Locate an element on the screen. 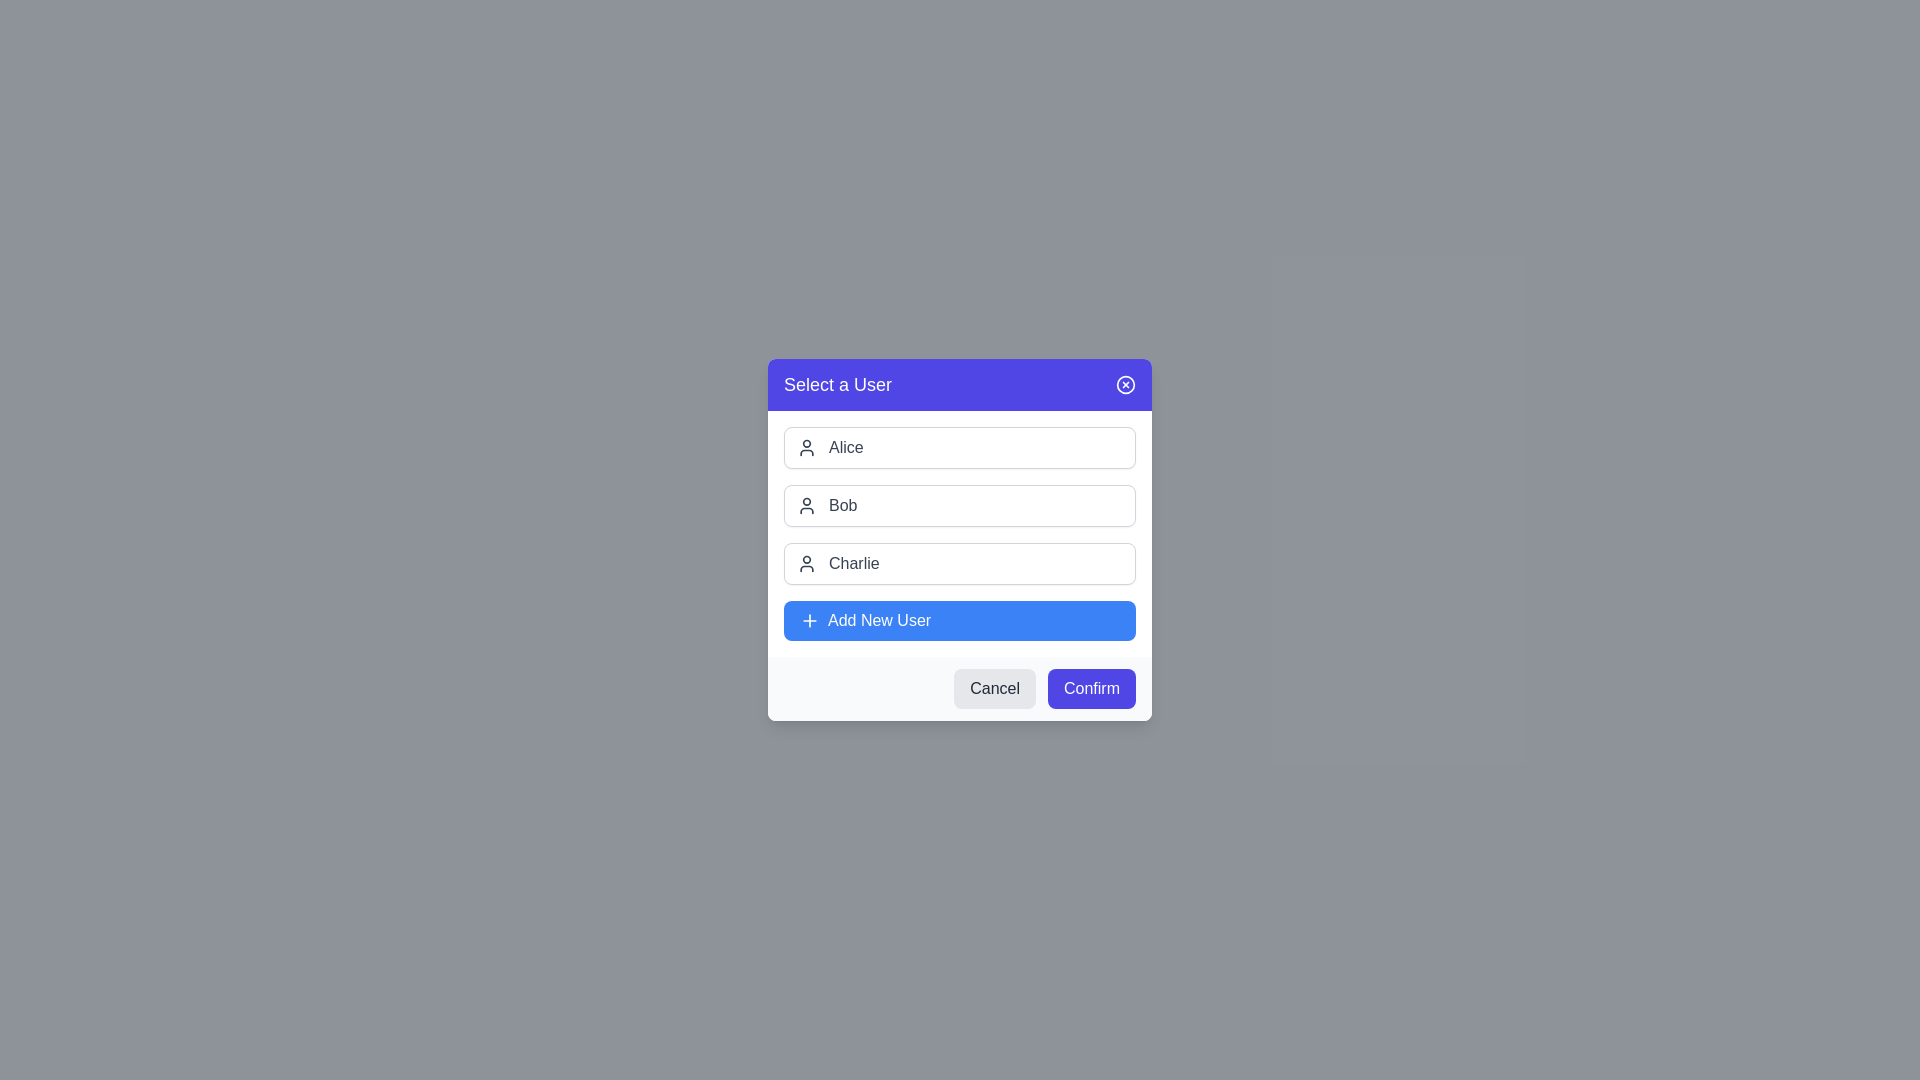 Image resolution: width=1920 pixels, height=1080 pixels. the icon representing the user 'Charlie' in the selection card, which is positioned below 'Alice' and 'Bob' and to the left of the text 'Charlie' is located at coordinates (806, 563).